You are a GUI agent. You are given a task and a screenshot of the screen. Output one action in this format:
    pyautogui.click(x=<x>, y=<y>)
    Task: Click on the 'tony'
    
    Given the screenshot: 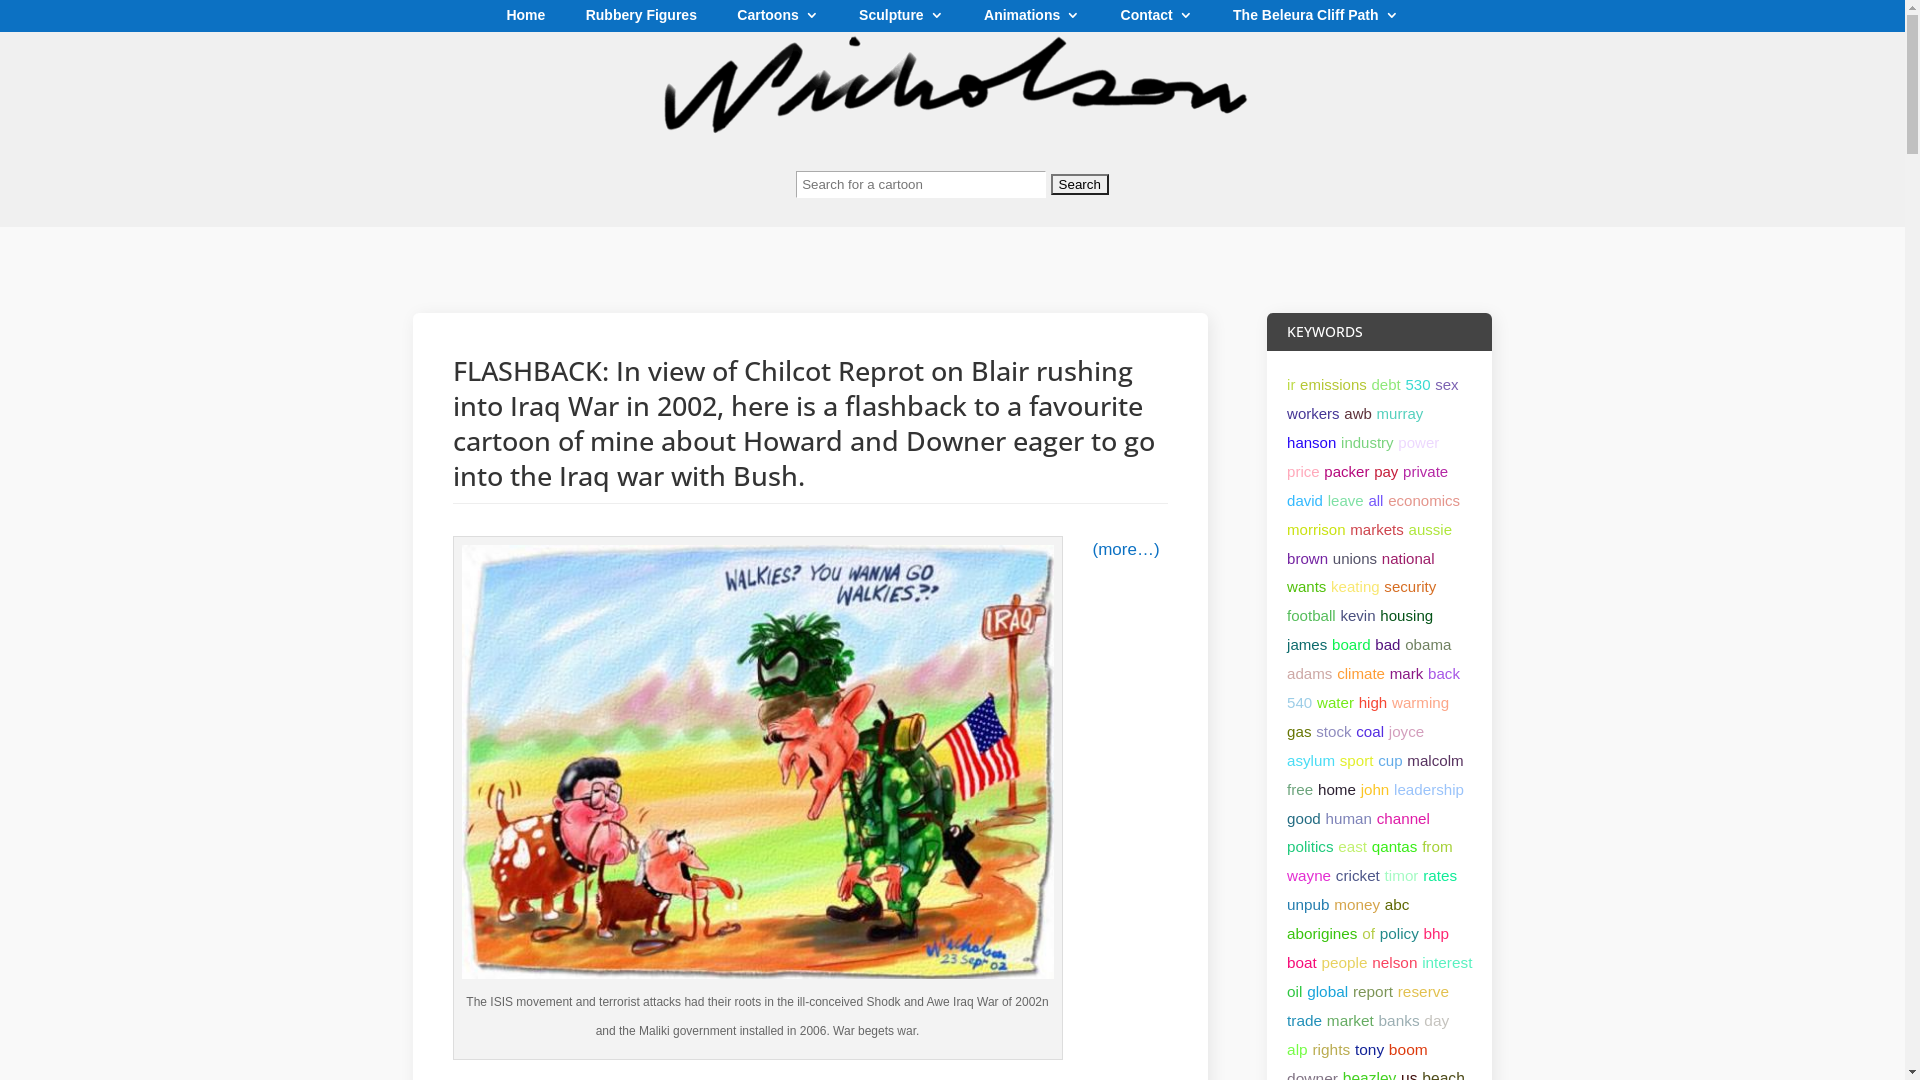 What is the action you would take?
    pyautogui.click(x=1368, y=1048)
    